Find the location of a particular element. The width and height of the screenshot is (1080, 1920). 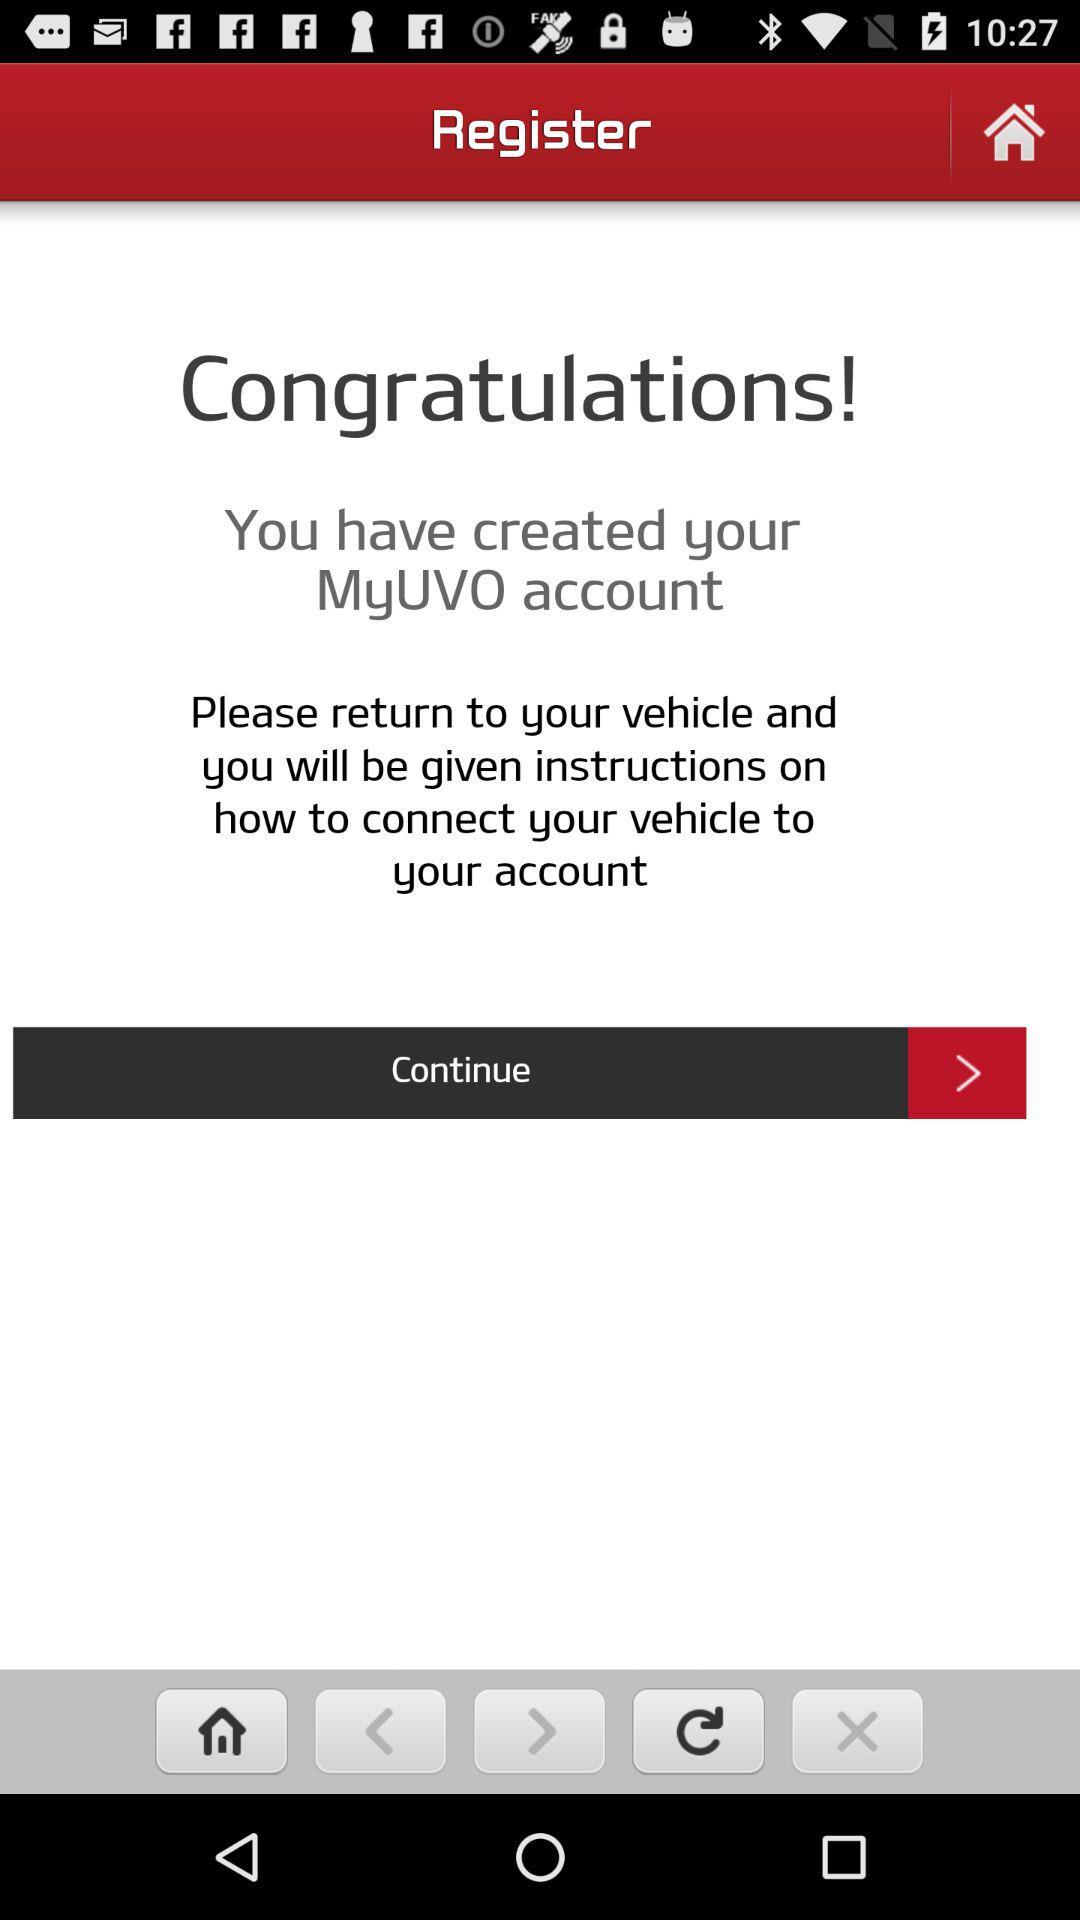

go back is located at coordinates (380, 1730).